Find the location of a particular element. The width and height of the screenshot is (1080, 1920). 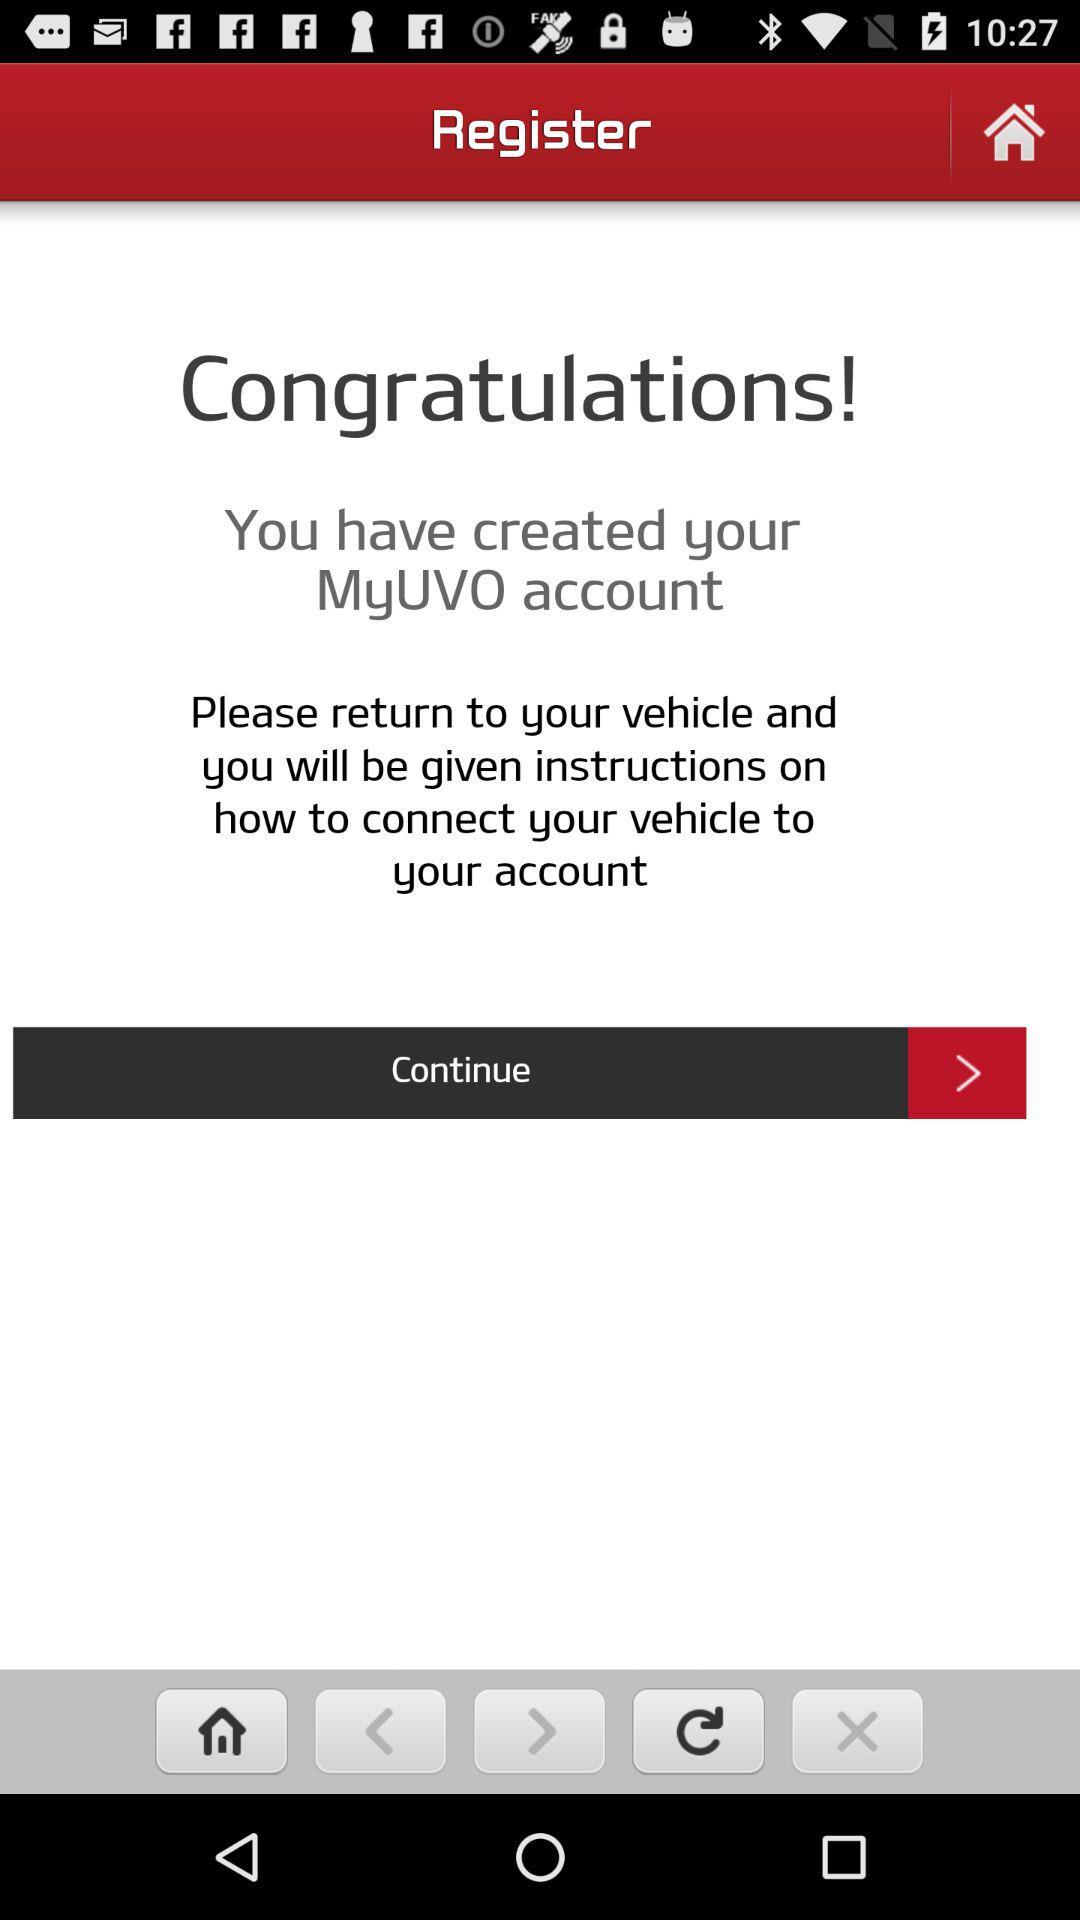

go back is located at coordinates (380, 1730).